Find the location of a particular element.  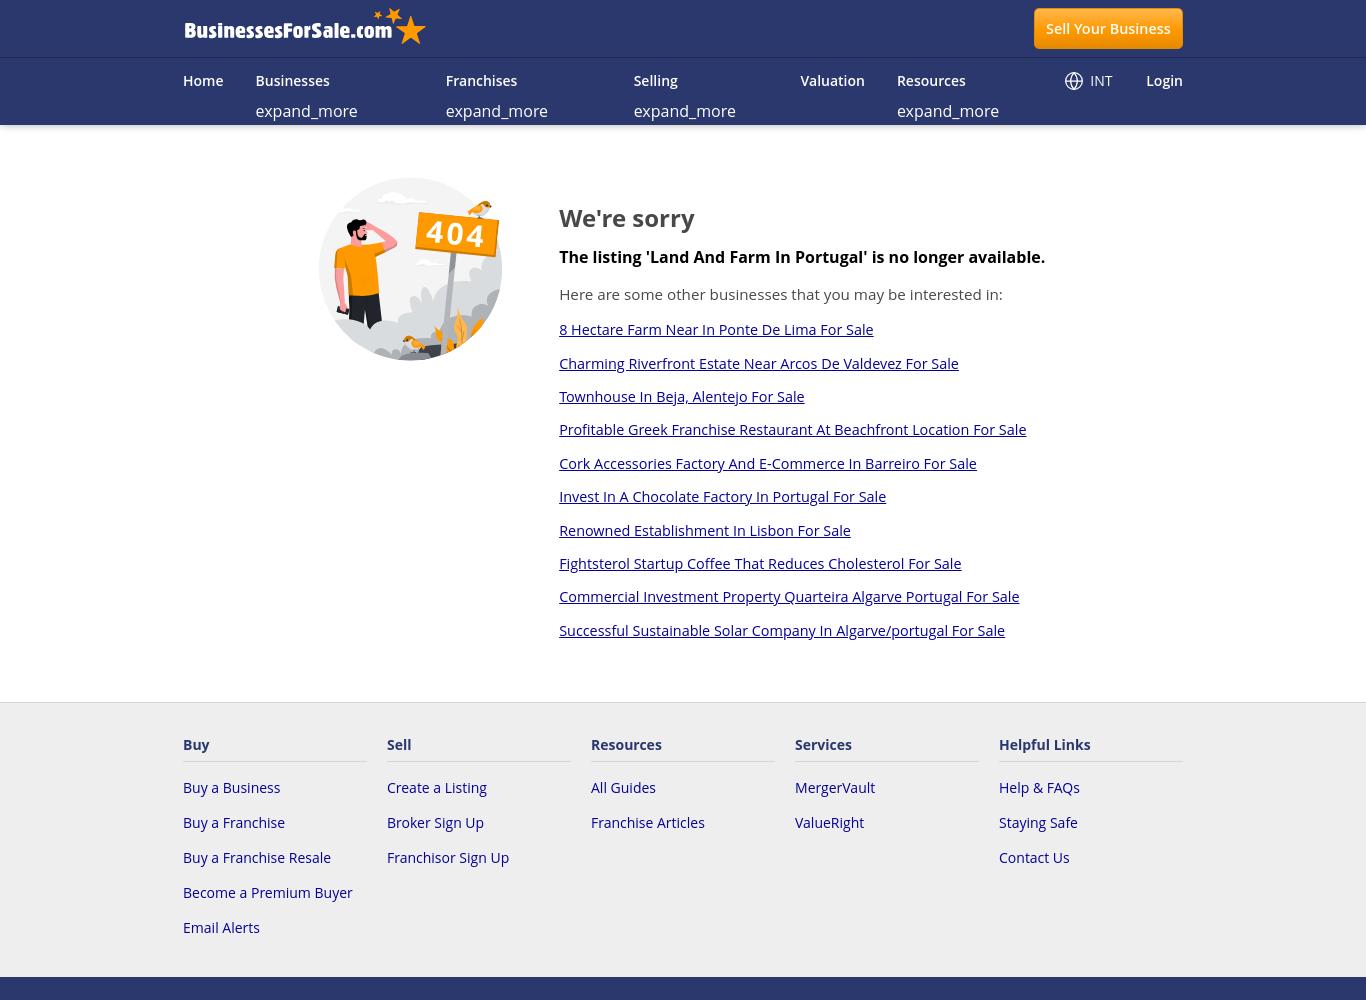

'Services' is located at coordinates (822, 743).